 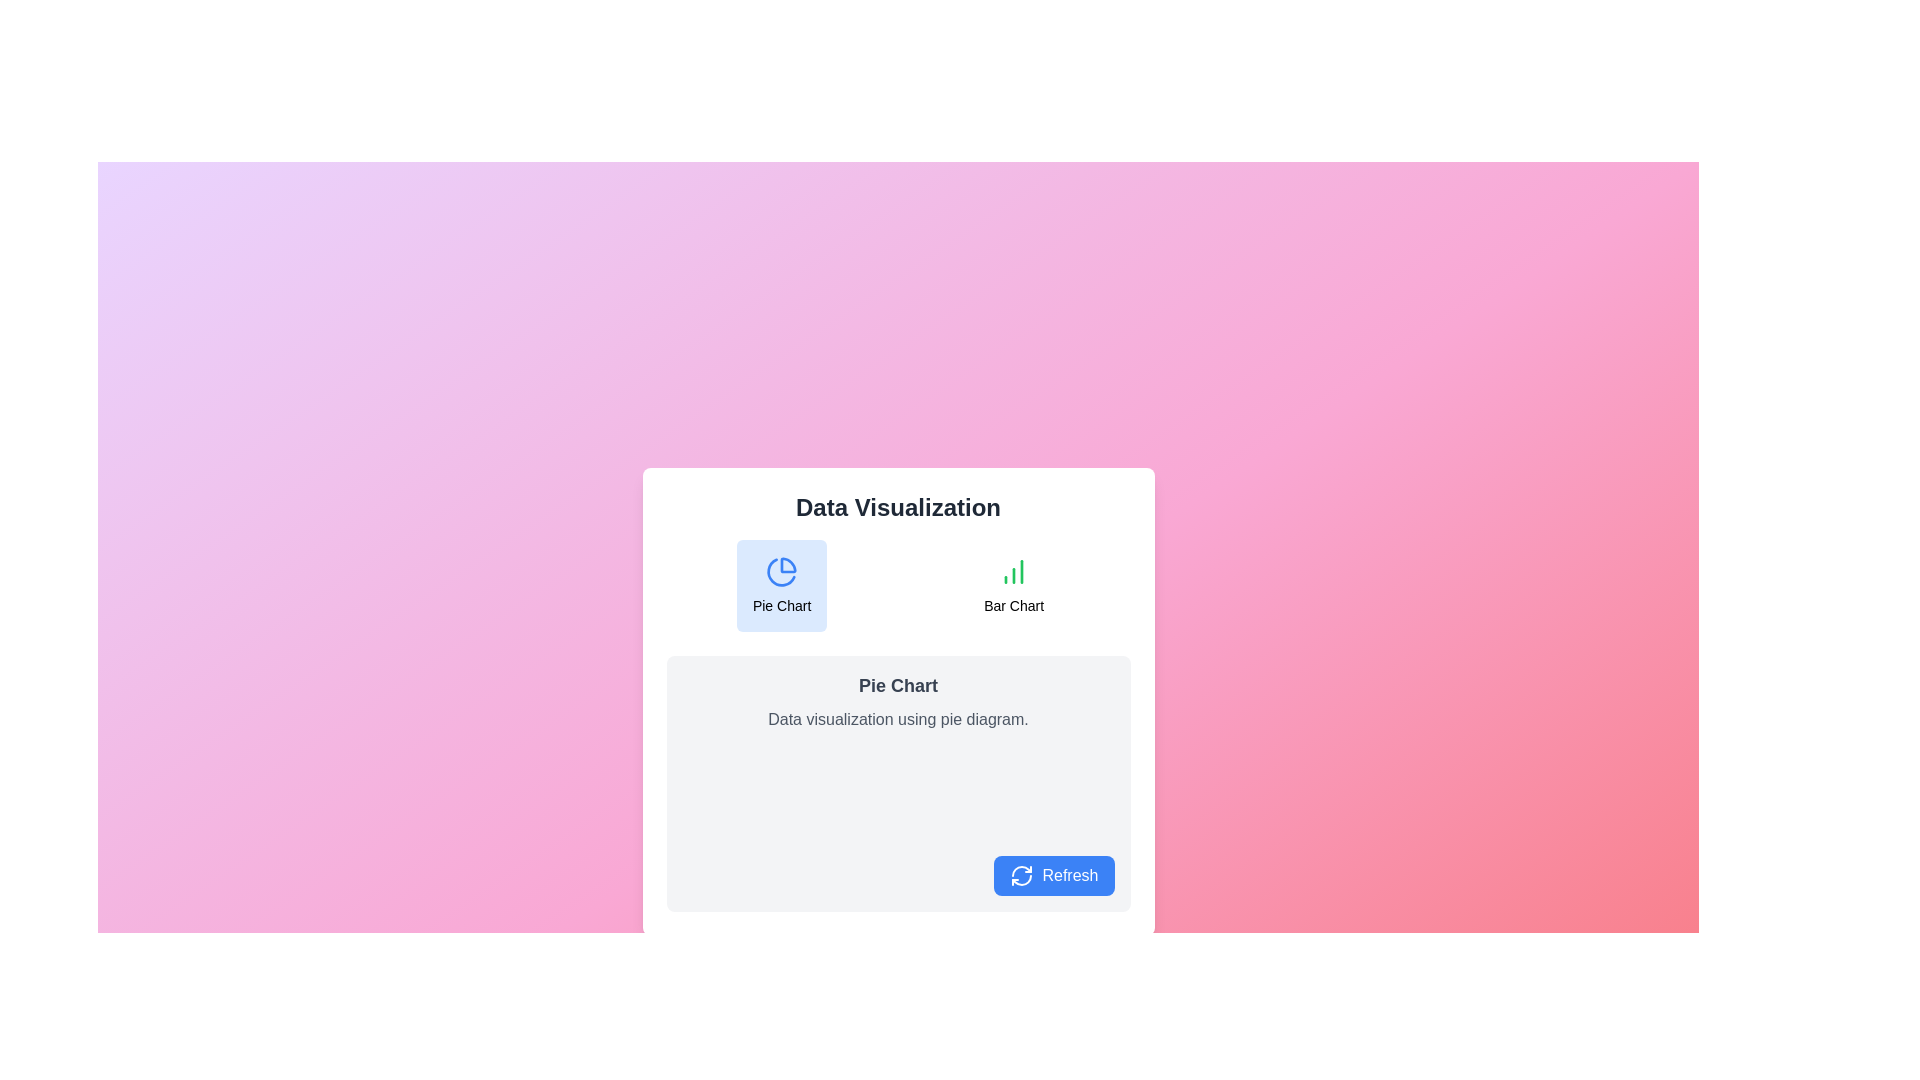 I want to click on the 'Bar Chart' section of the Selector group located beneath the 'Data Visualization' title, so click(x=897, y=585).